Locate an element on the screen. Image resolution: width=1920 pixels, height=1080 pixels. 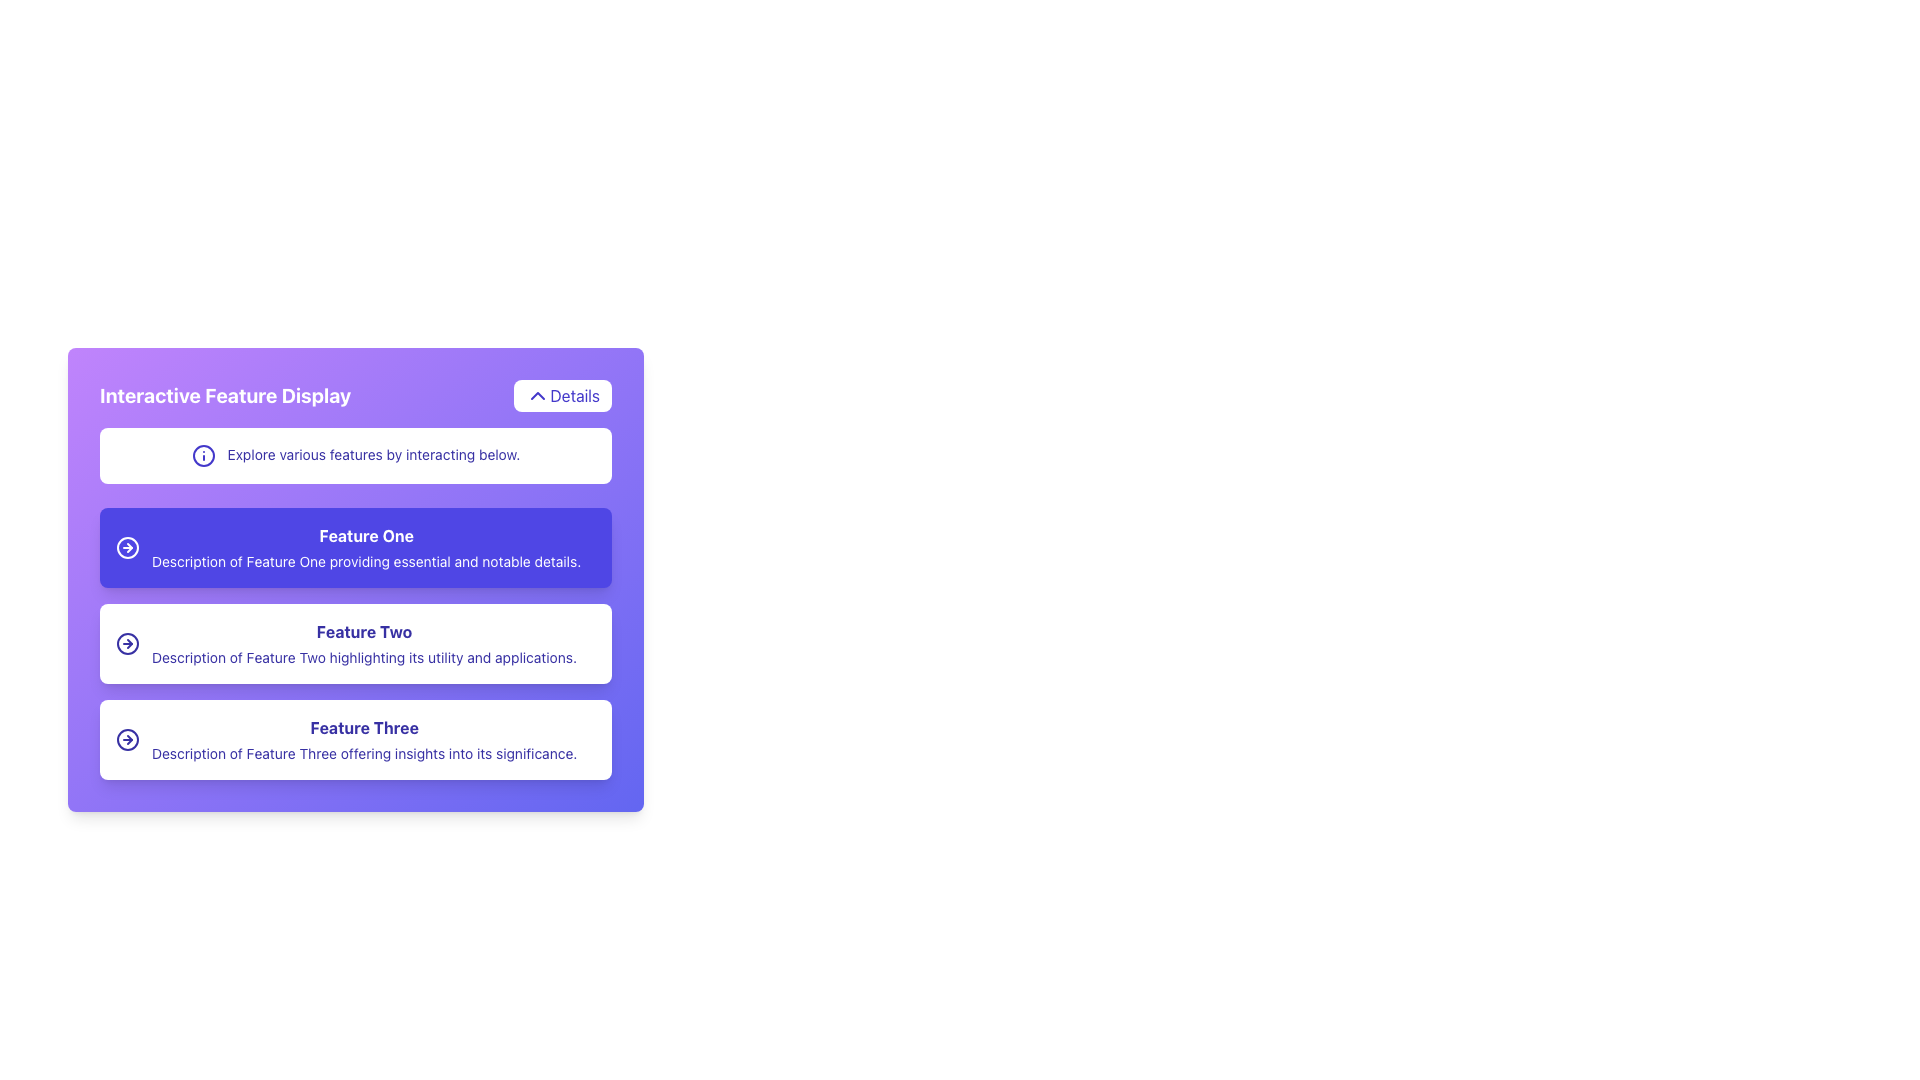
the text label that reads 'Feature Three' by moving the cursor to its center point is located at coordinates (364, 728).